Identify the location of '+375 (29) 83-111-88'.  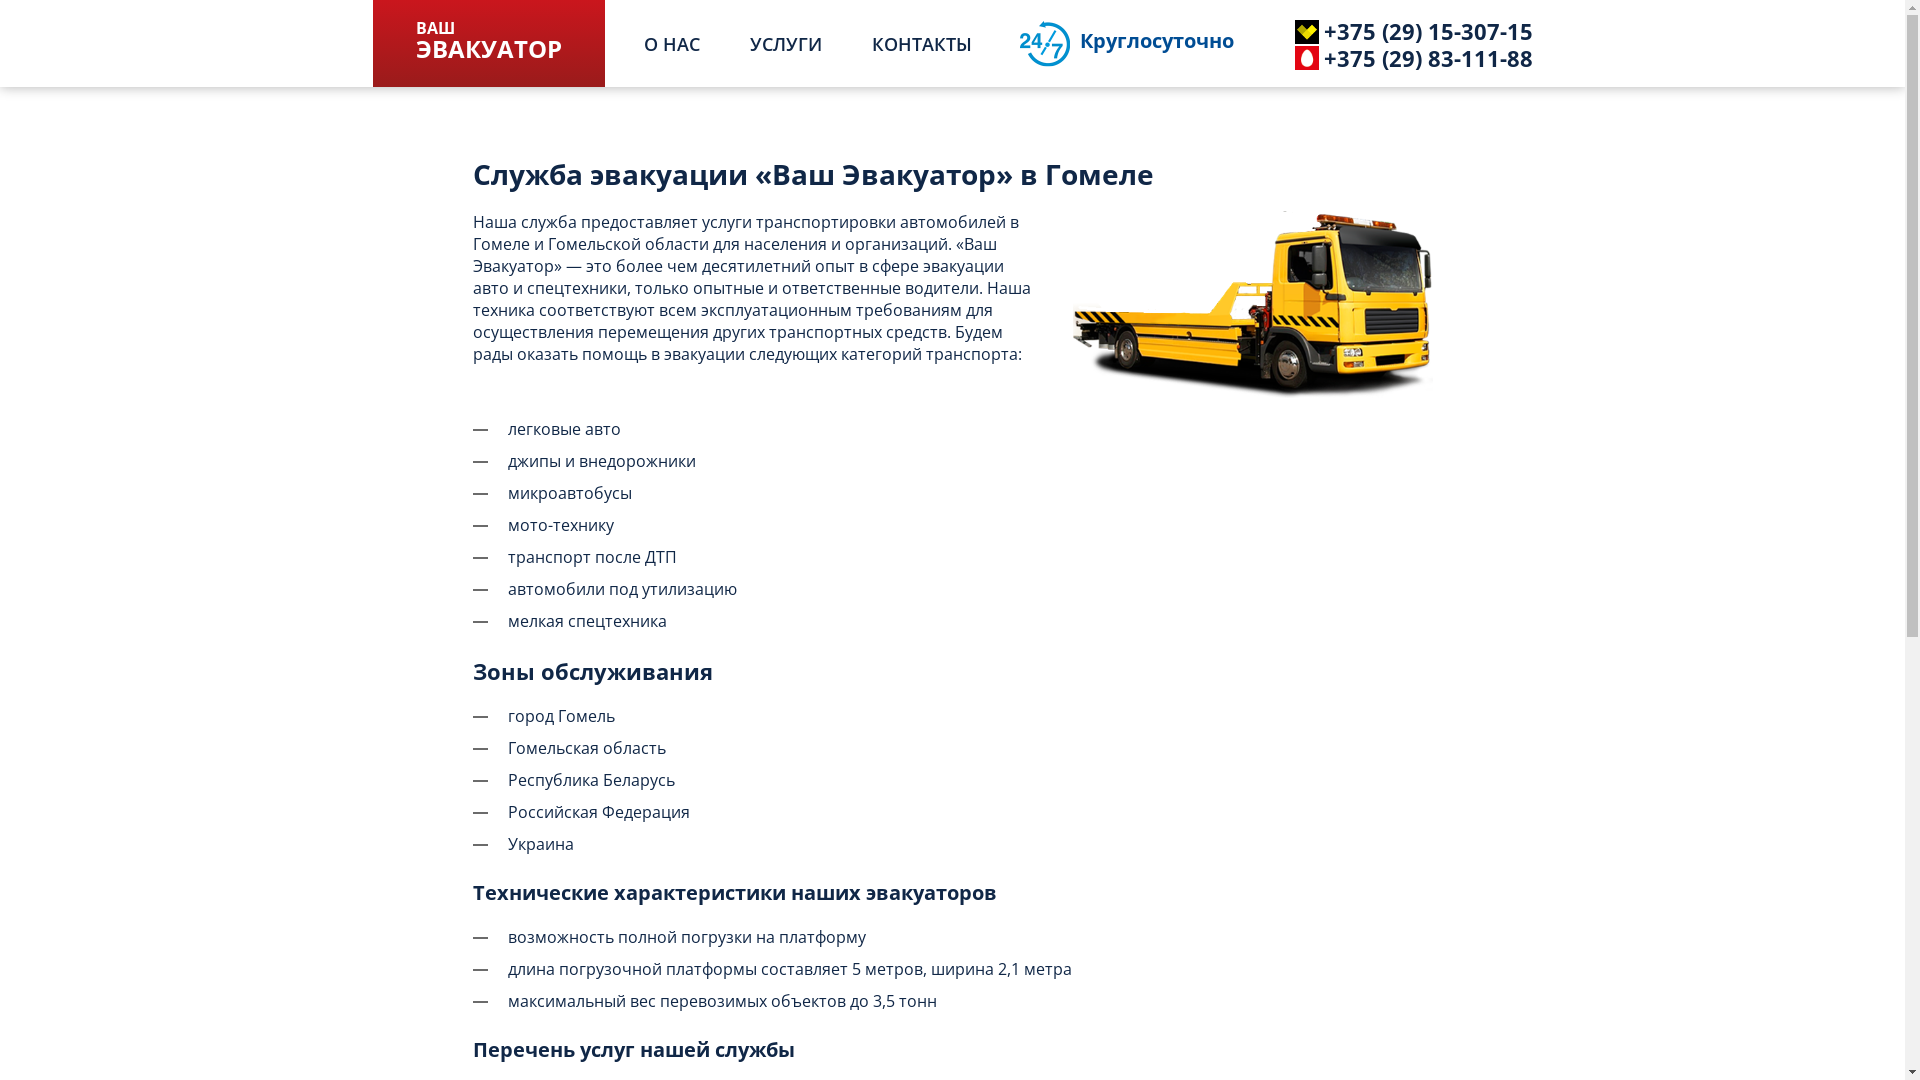
(1386, 56).